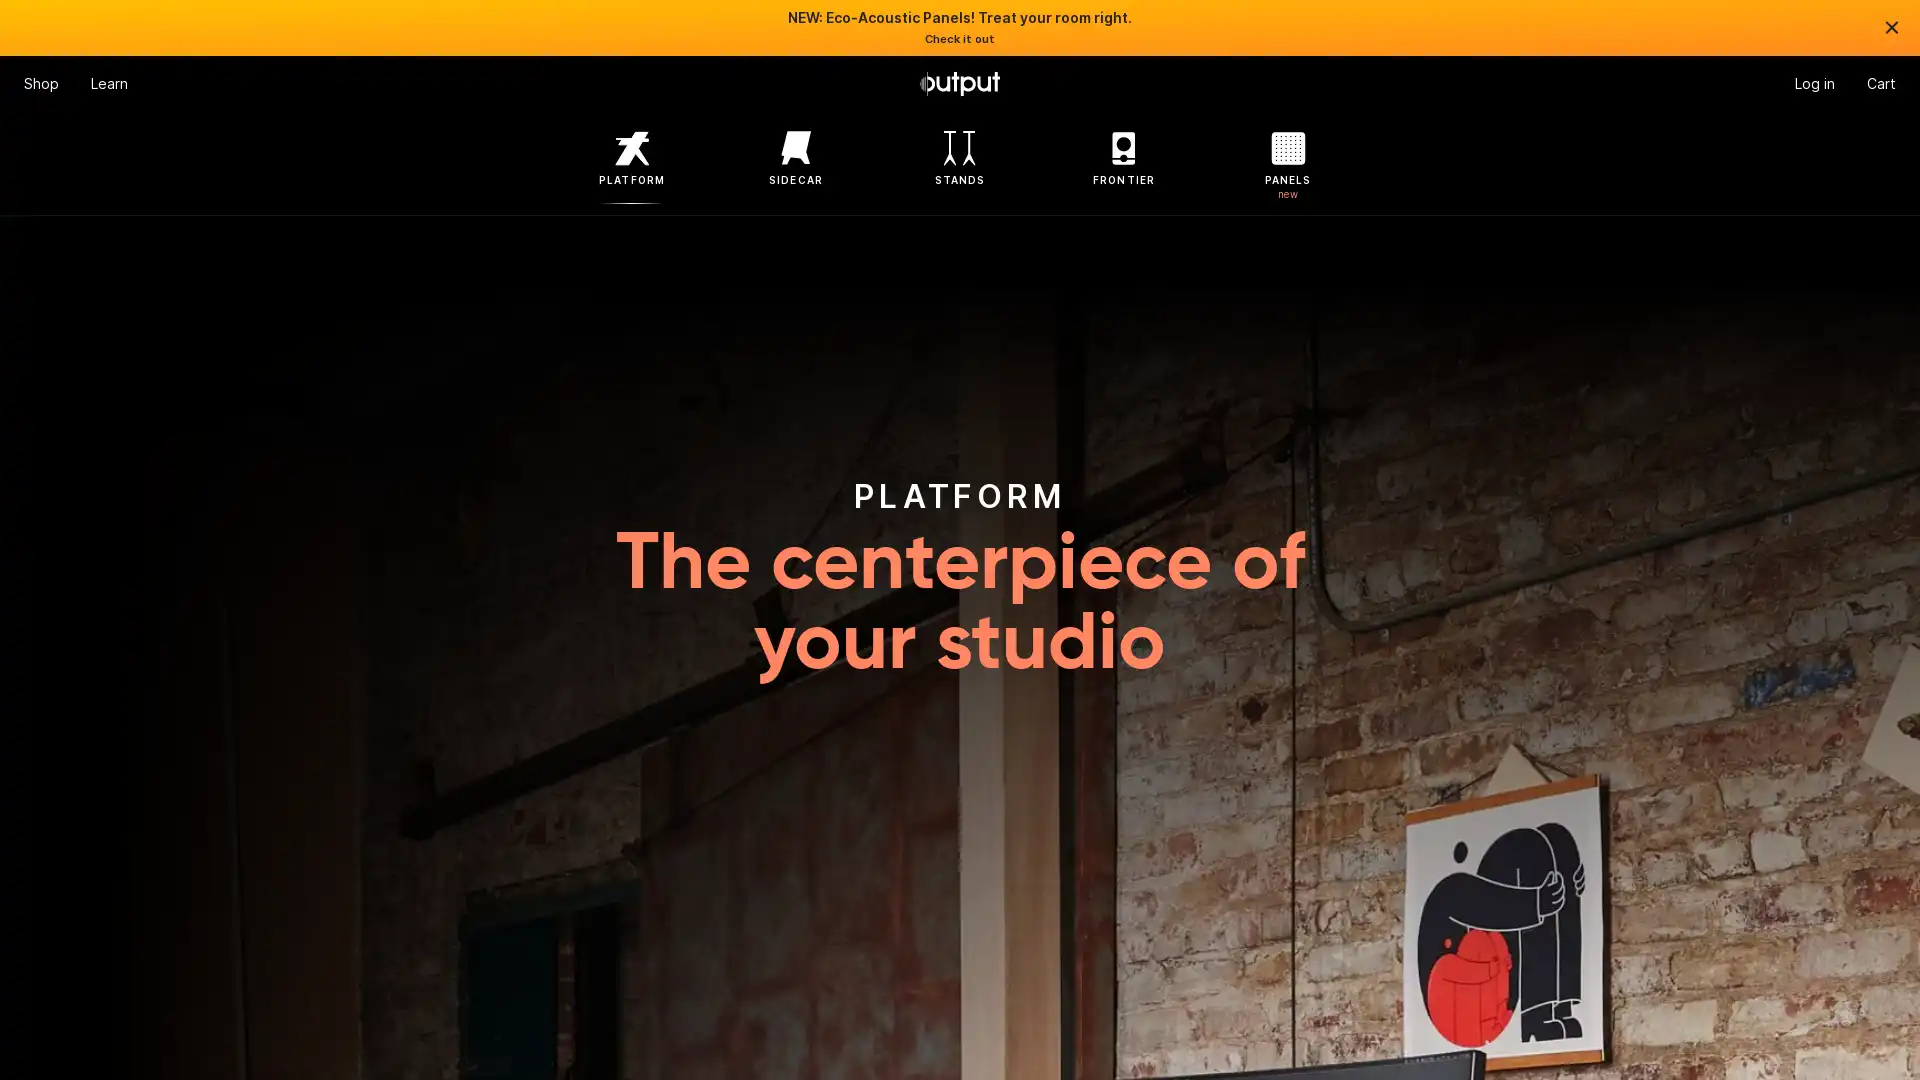  Describe the element at coordinates (82, 540) in the screenshot. I see `Previous` at that location.